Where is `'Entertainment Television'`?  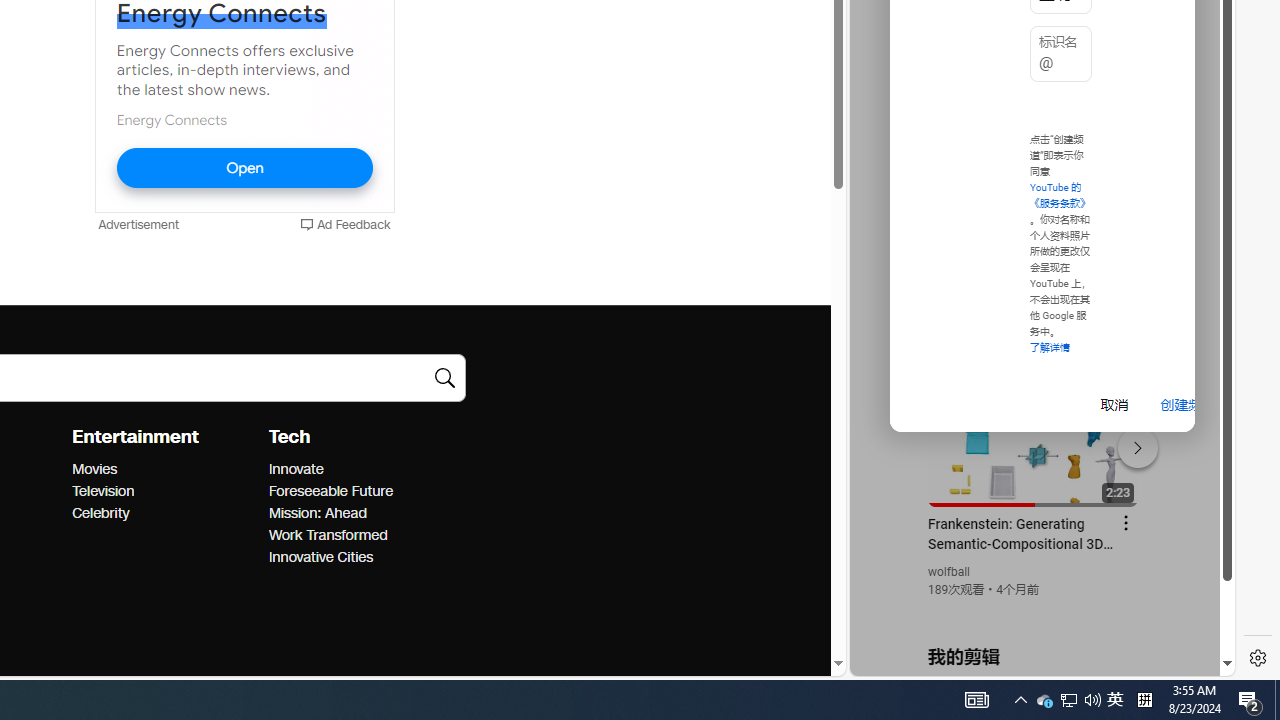
'Entertainment Television' is located at coordinates (102, 491).